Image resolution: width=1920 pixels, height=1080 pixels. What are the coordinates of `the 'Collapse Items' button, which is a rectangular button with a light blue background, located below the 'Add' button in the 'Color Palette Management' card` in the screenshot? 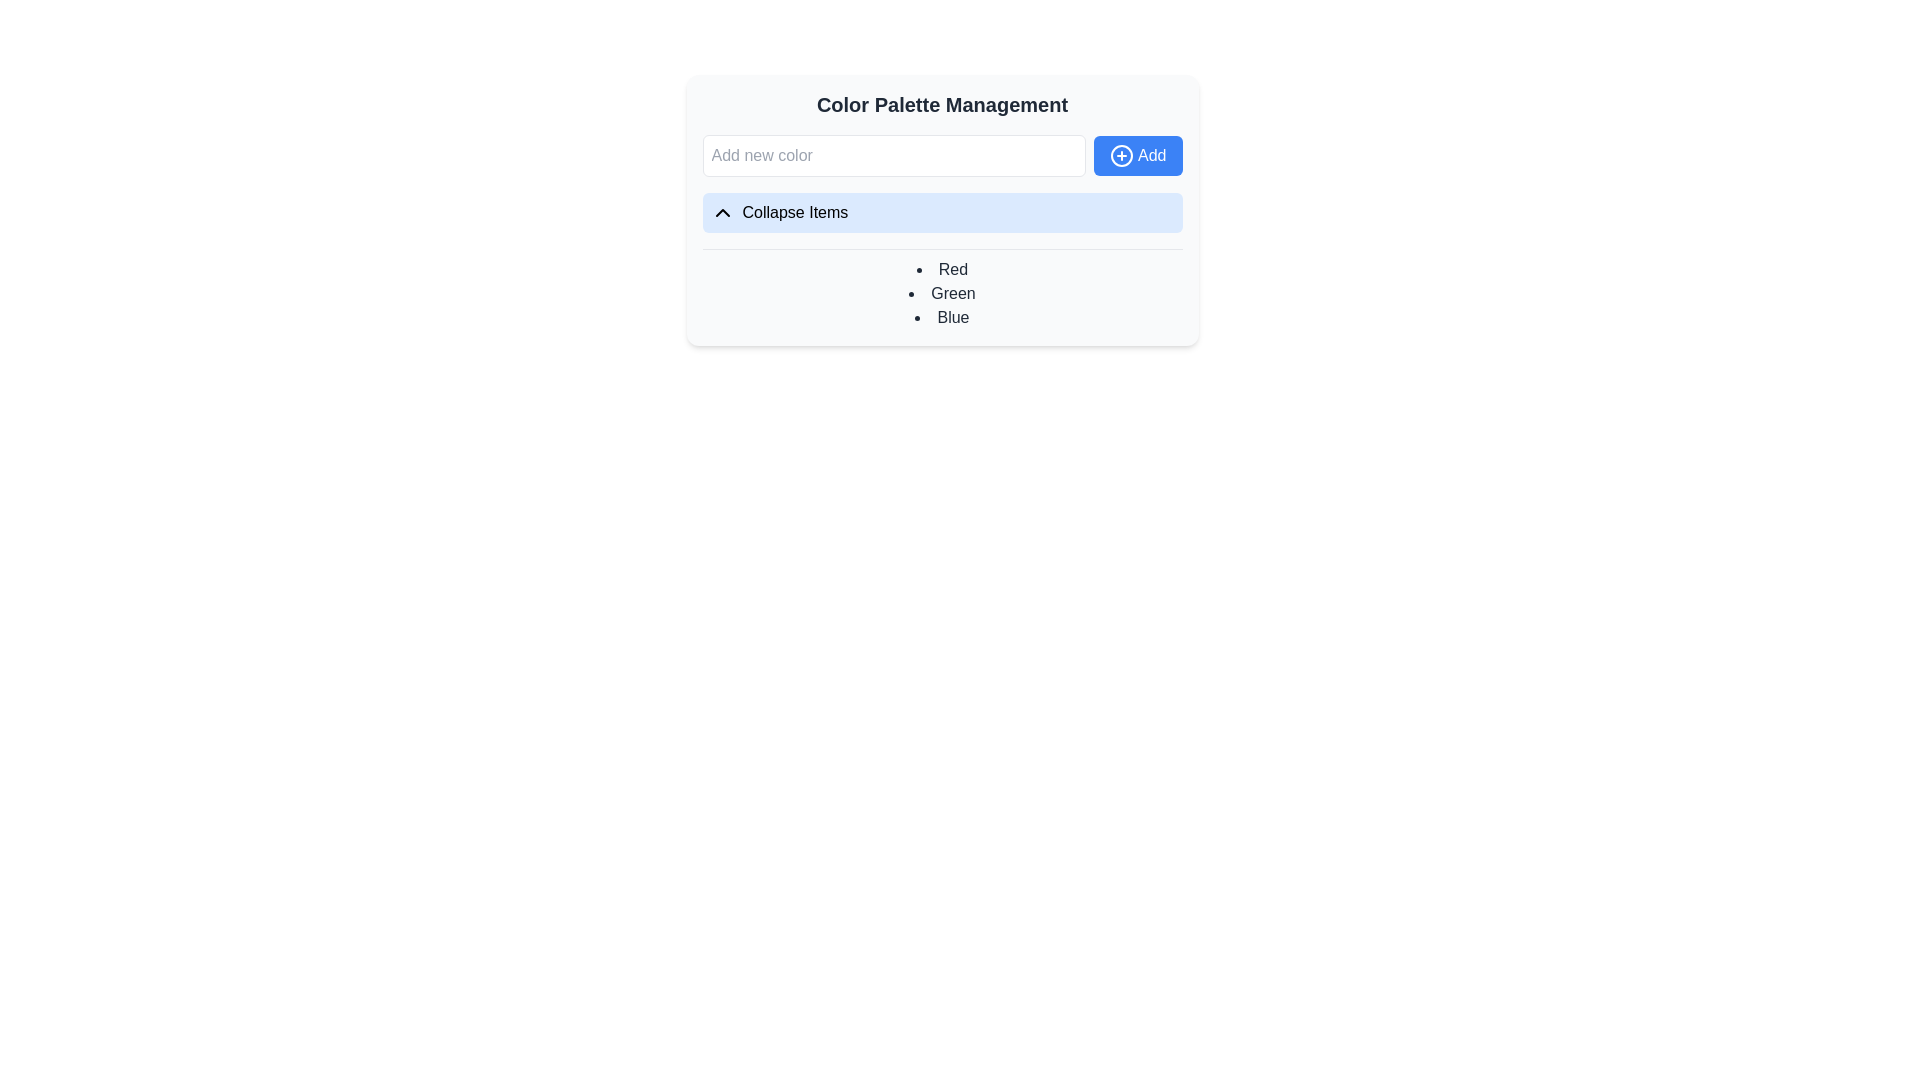 It's located at (941, 212).